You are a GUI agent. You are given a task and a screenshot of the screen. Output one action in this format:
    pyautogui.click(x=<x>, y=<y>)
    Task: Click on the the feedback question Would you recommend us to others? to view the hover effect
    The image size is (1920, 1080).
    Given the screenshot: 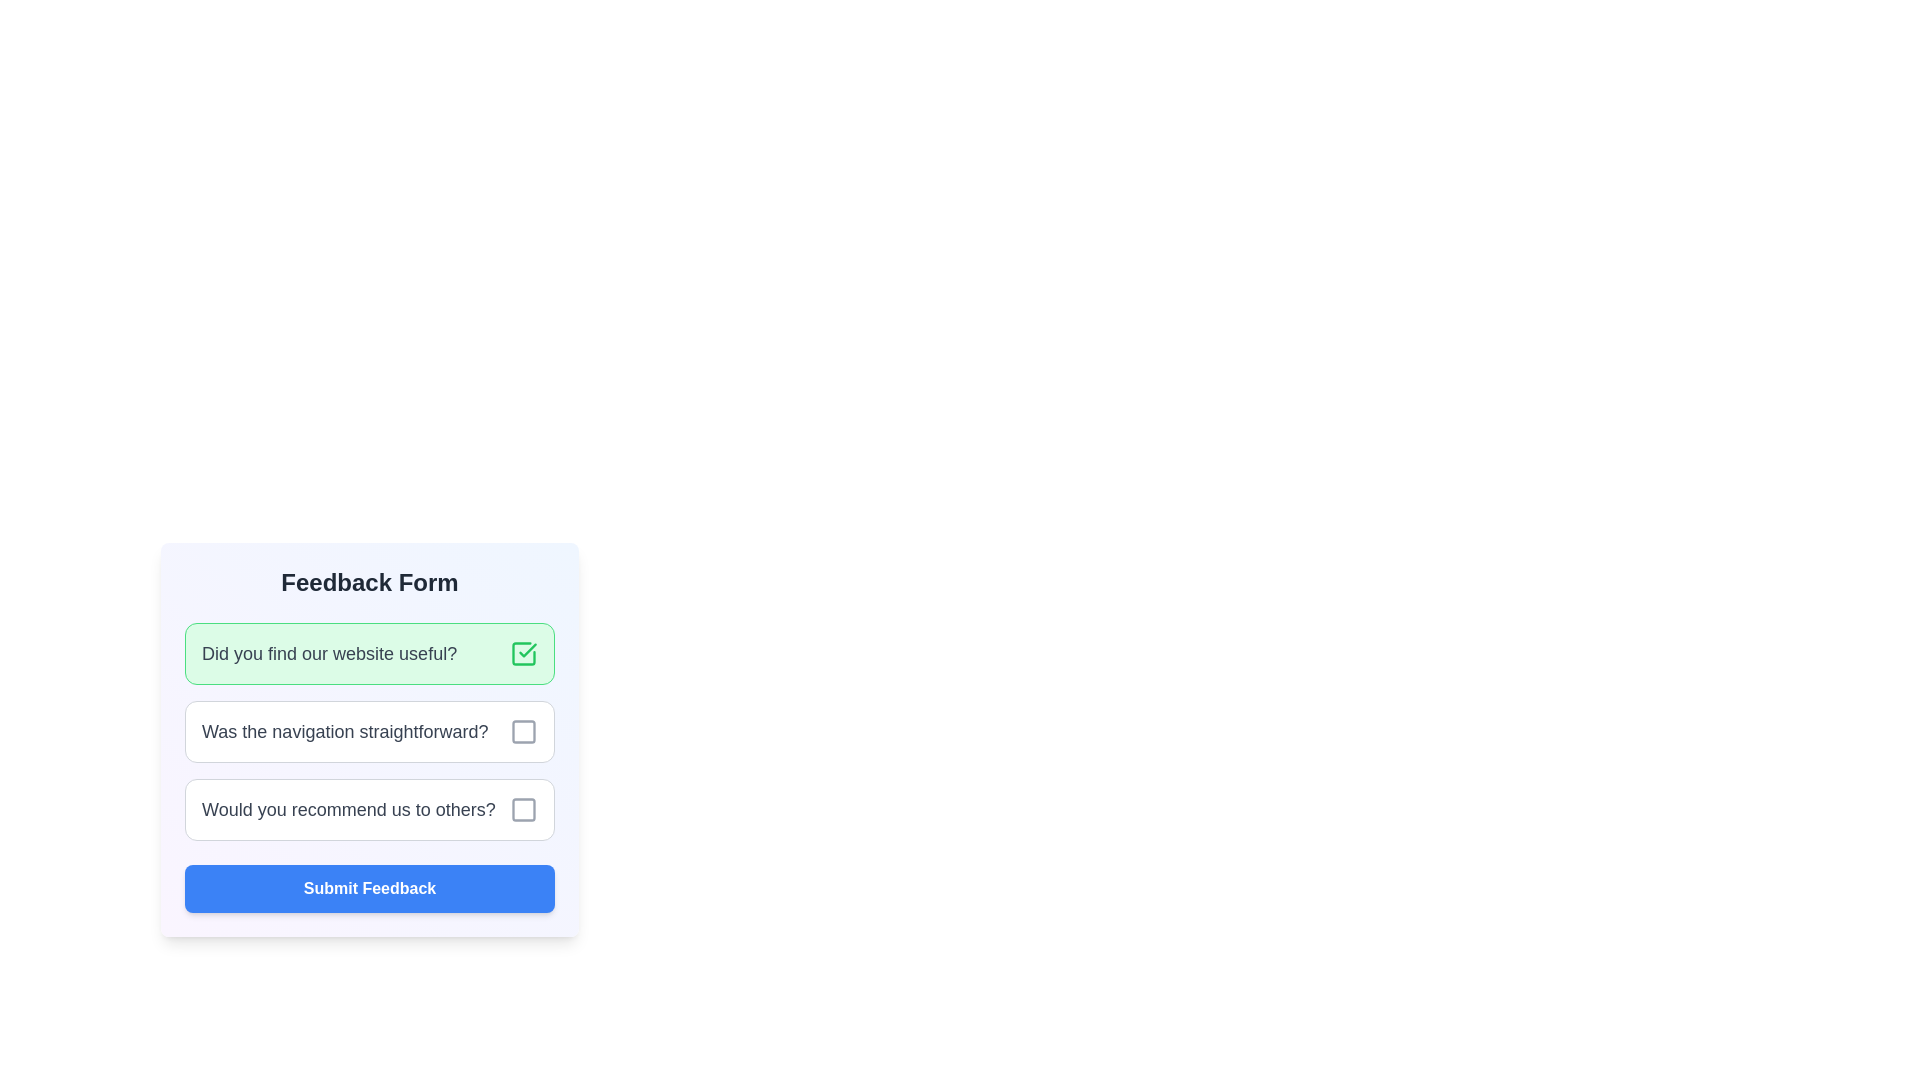 What is the action you would take?
    pyautogui.click(x=369, y=810)
    